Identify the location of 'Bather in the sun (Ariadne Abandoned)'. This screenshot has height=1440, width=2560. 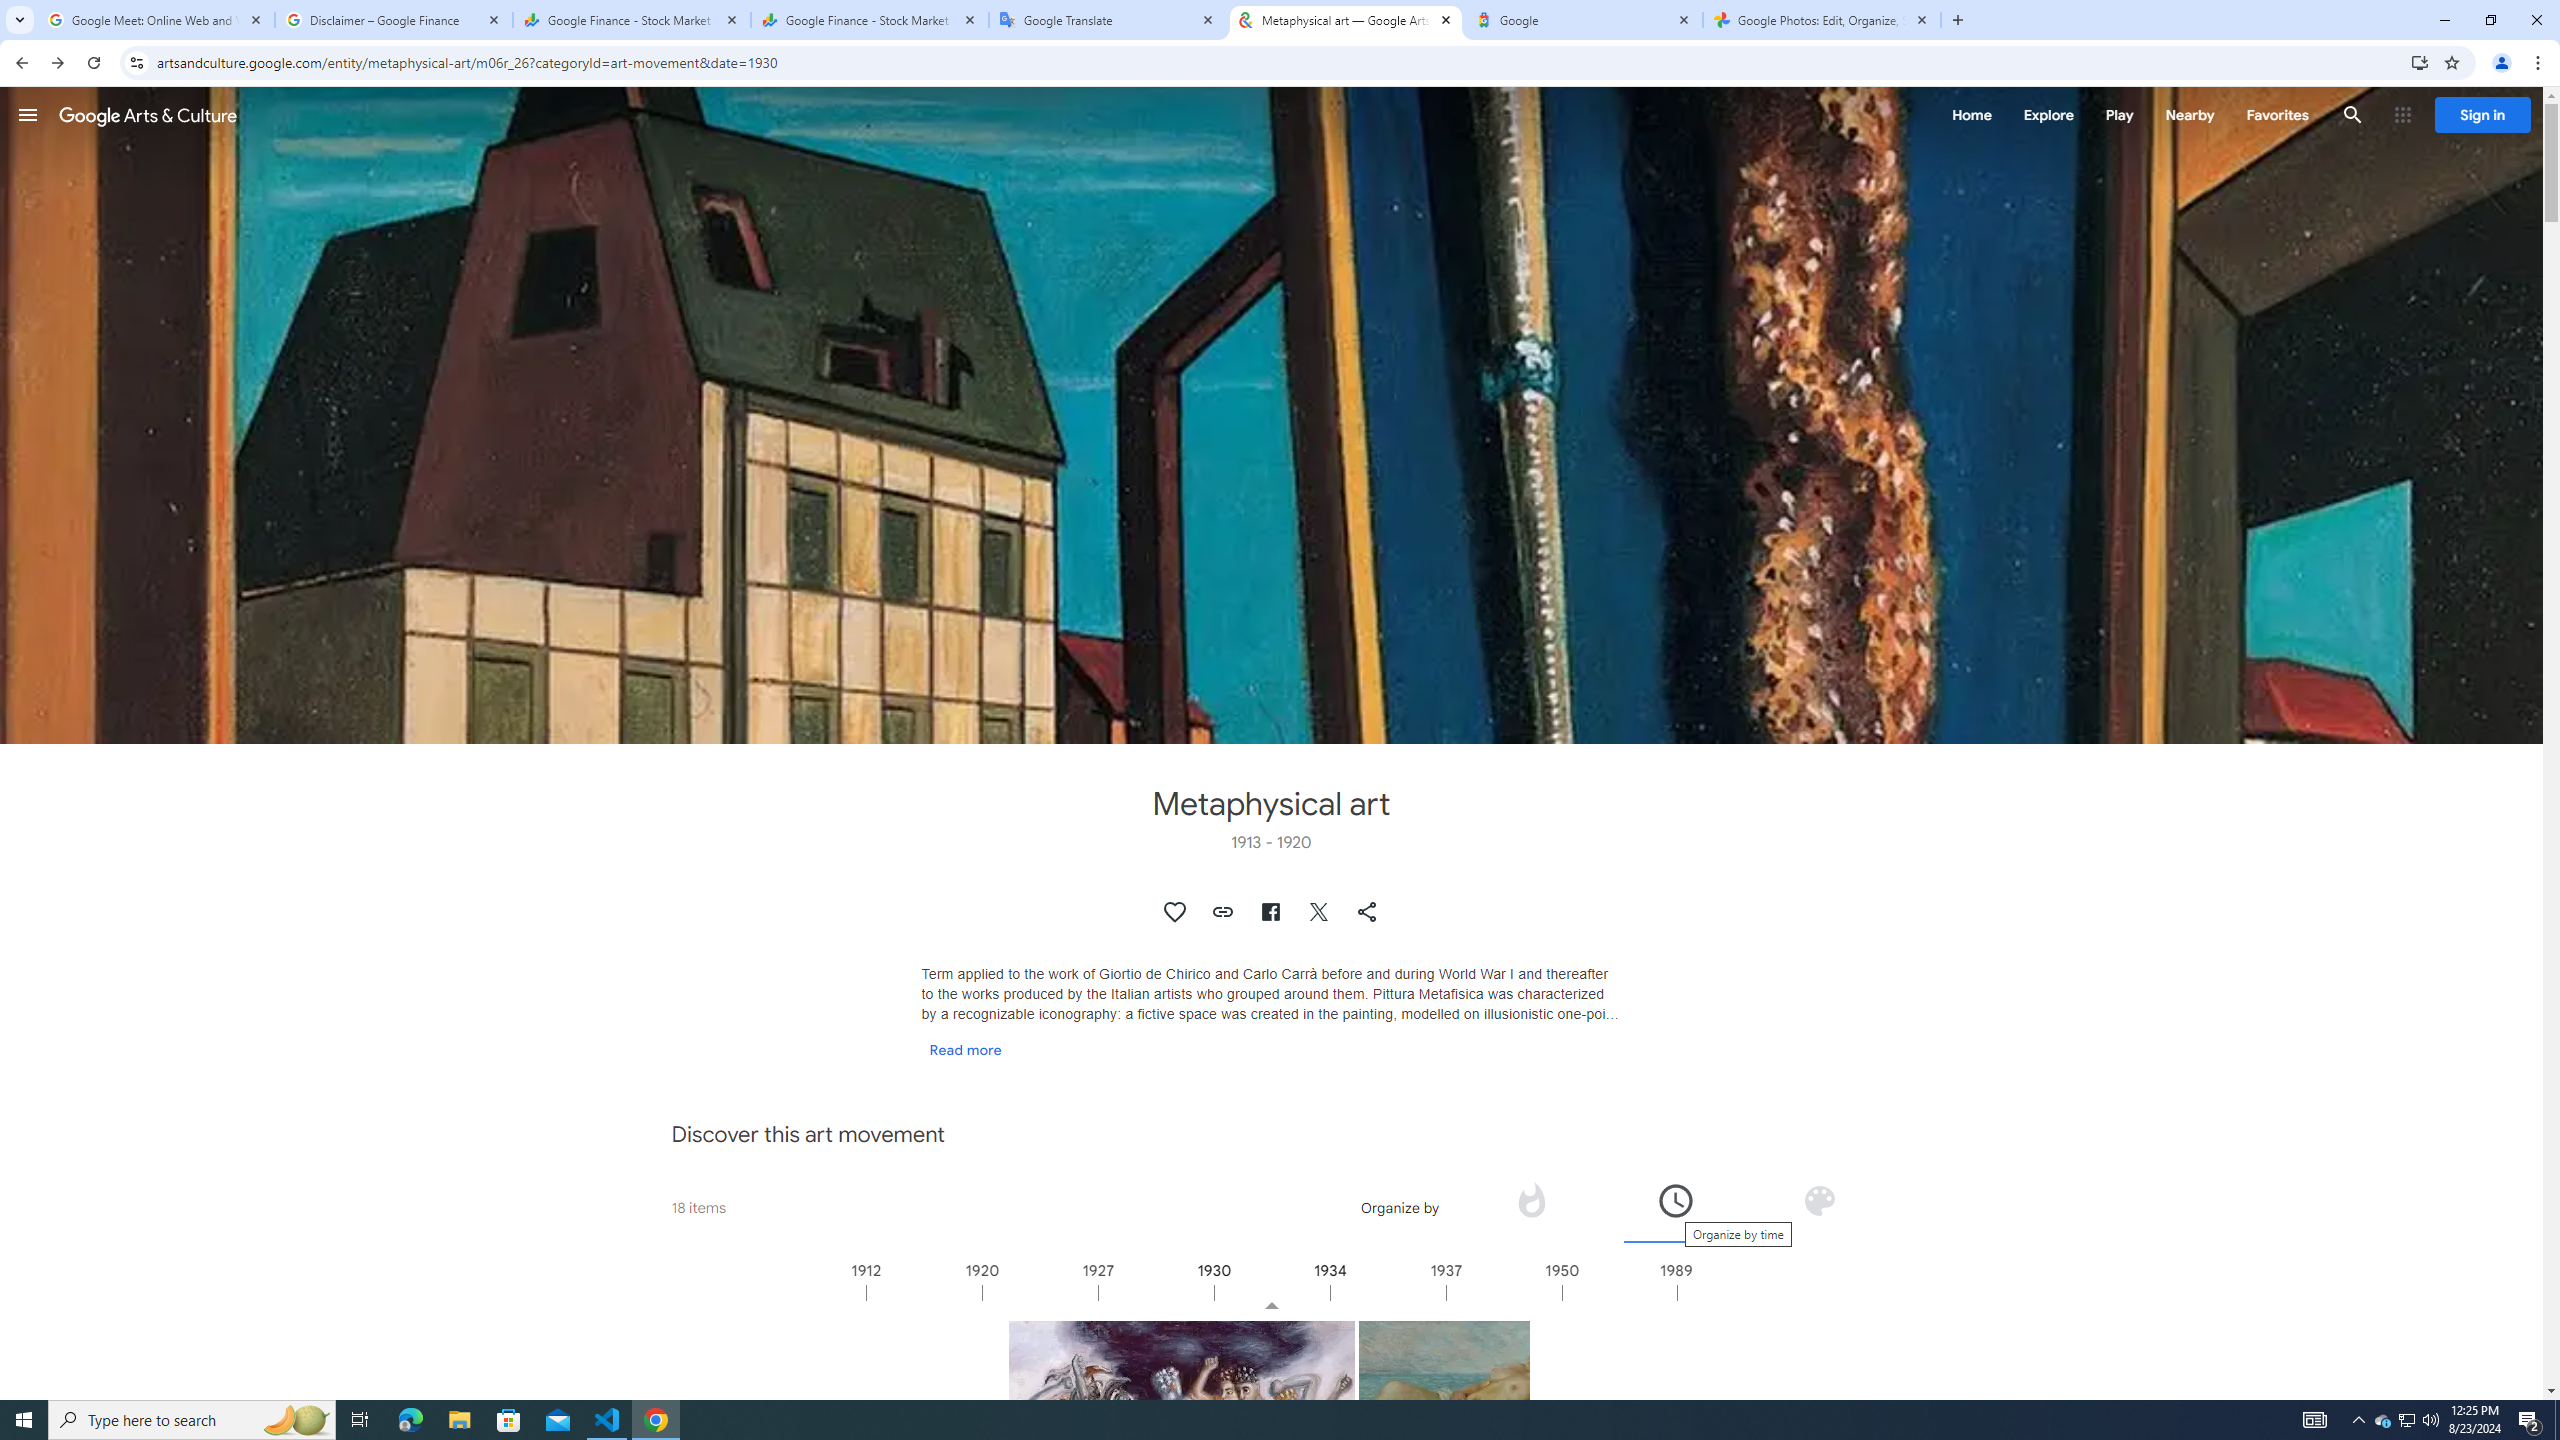
(1444, 1405).